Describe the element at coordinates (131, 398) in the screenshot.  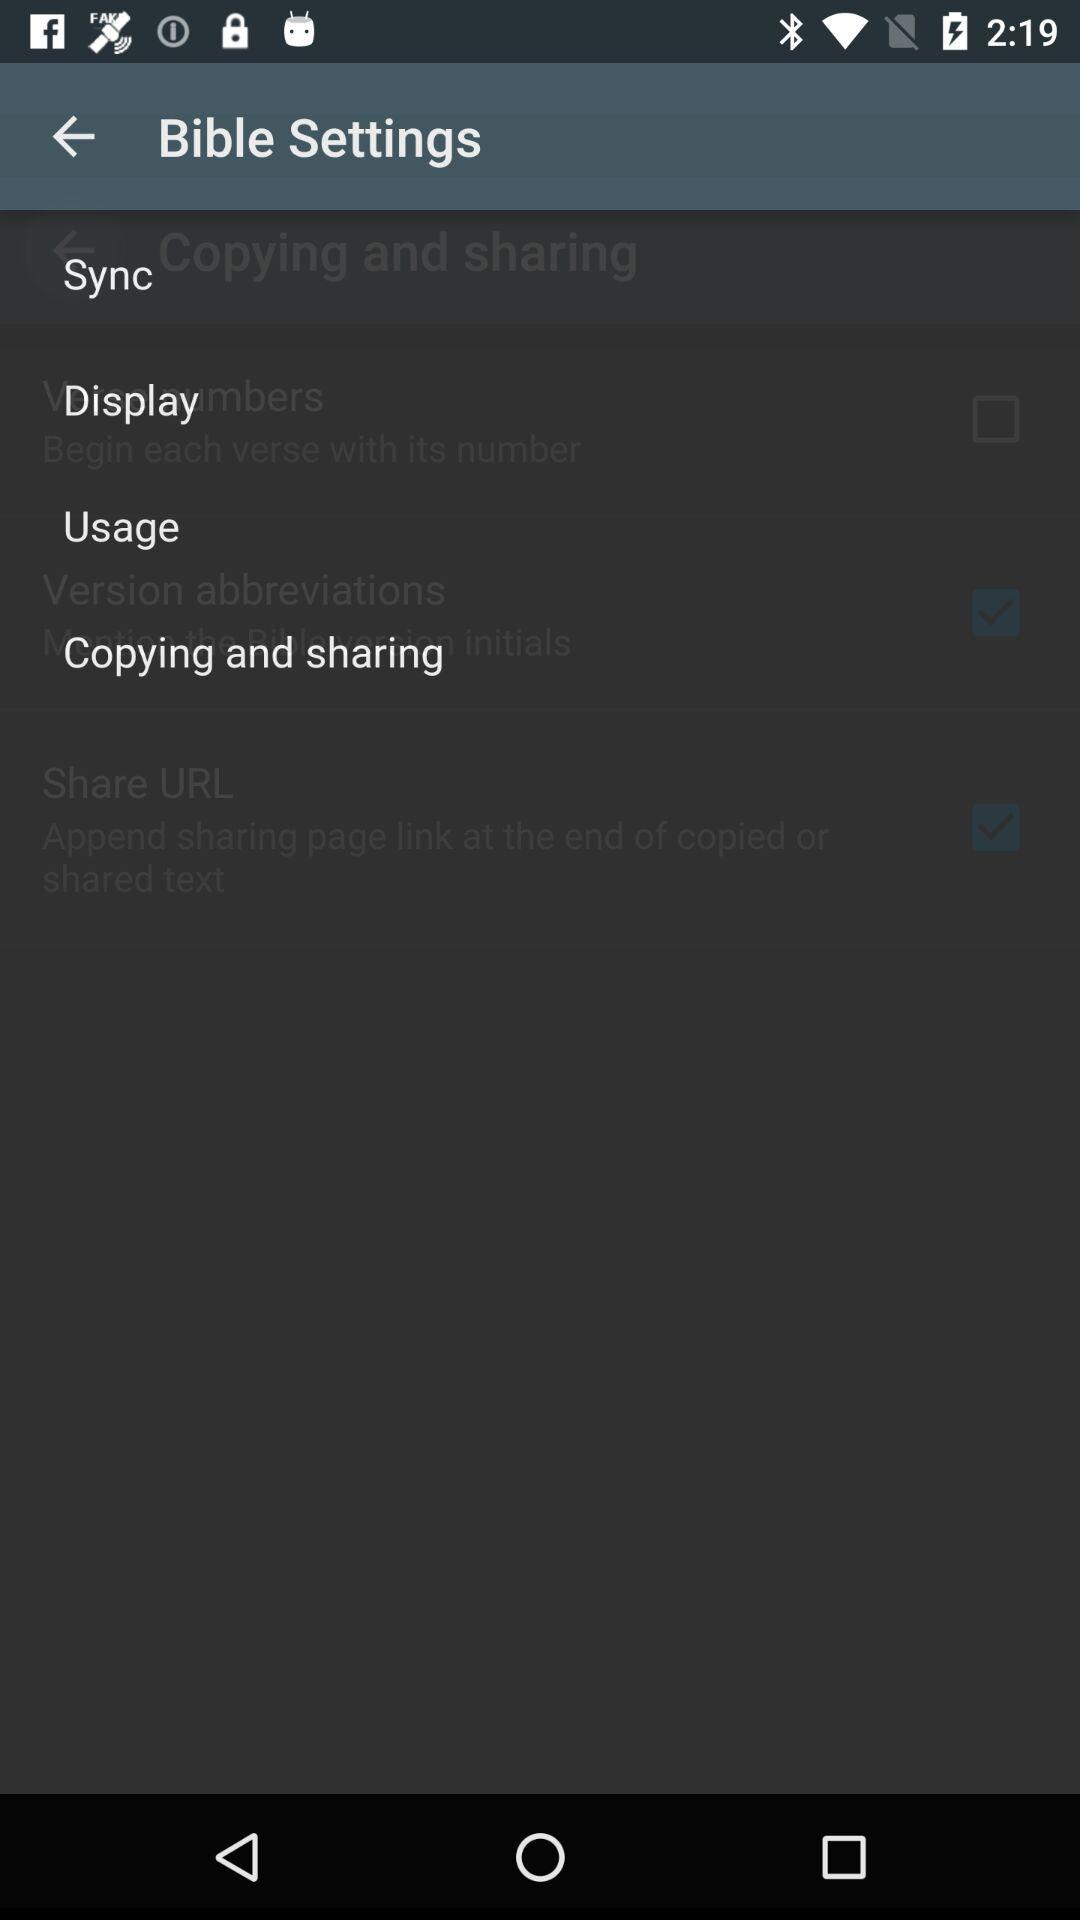
I see `the display item` at that location.